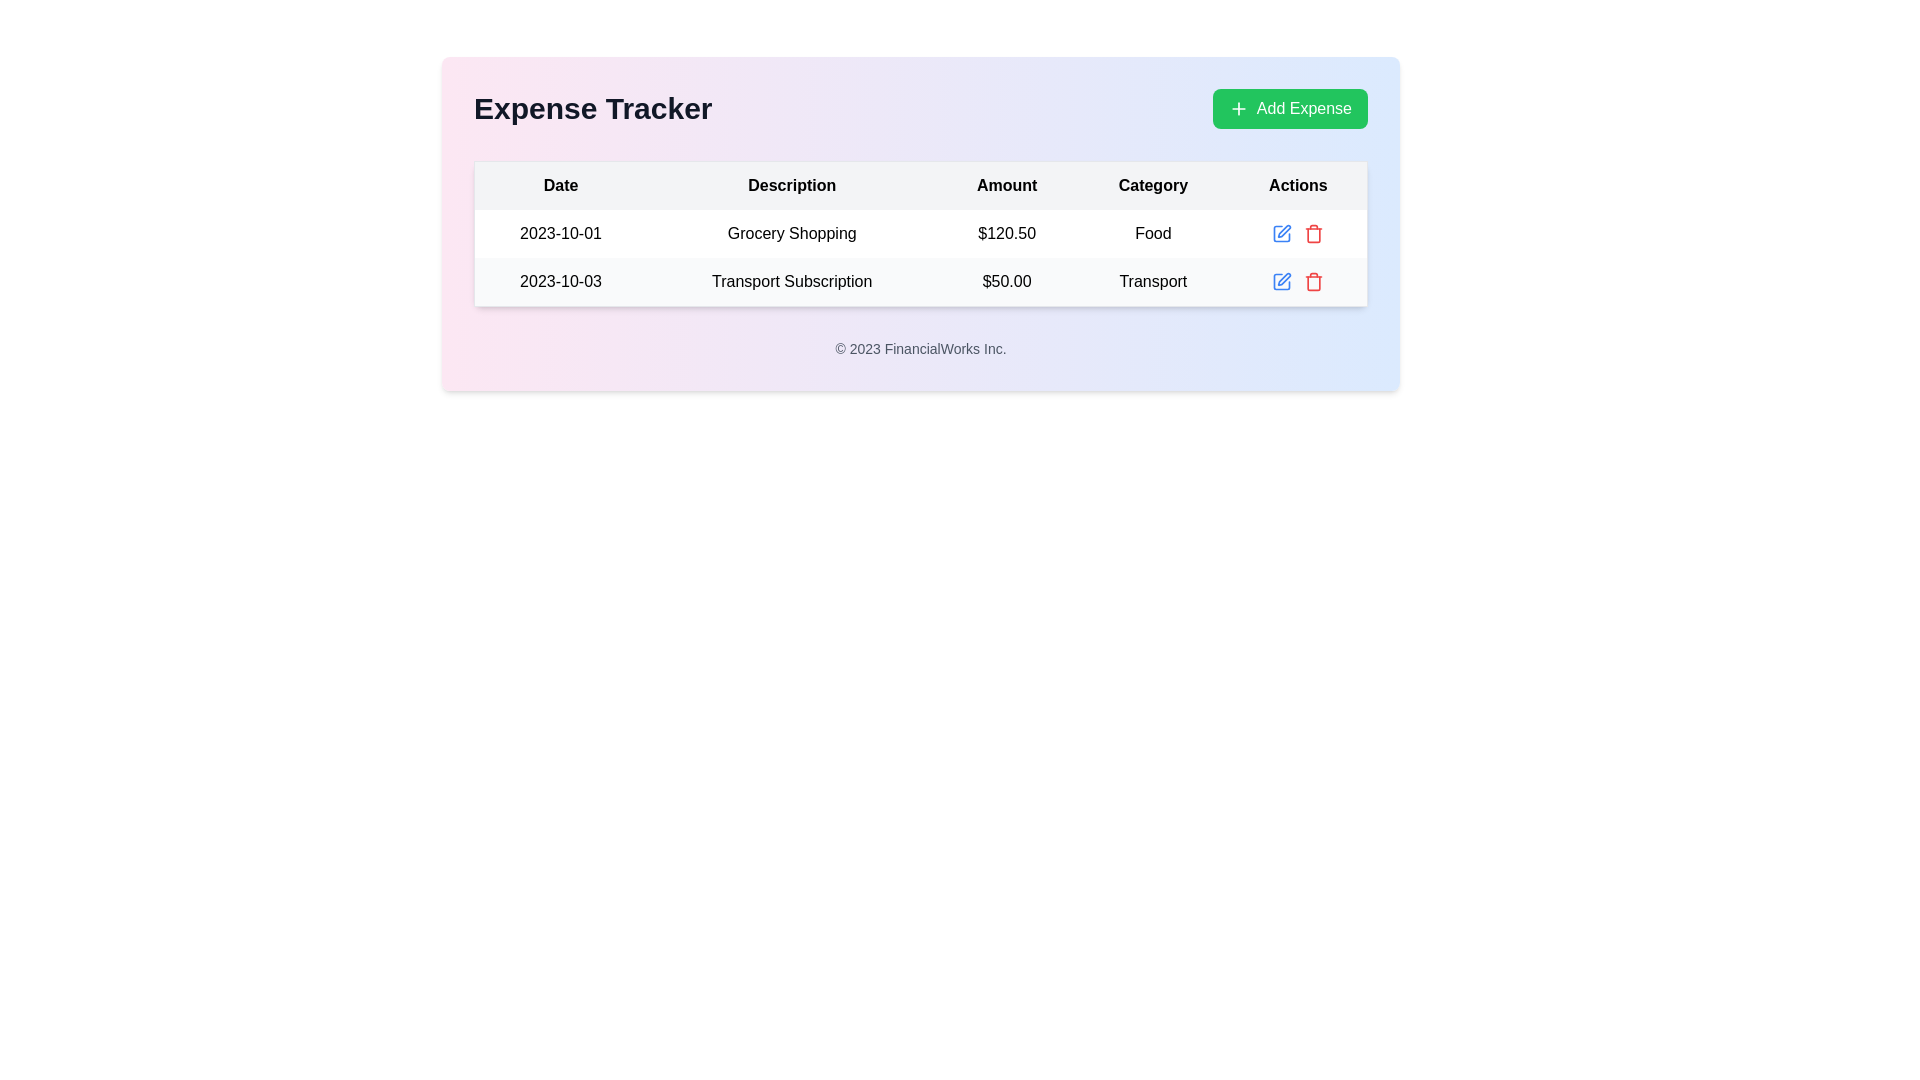 This screenshot has height=1080, width=1920. I want to click on the second row of the expenses table that lists details for 'Transport Subscription', so click(920, 281).